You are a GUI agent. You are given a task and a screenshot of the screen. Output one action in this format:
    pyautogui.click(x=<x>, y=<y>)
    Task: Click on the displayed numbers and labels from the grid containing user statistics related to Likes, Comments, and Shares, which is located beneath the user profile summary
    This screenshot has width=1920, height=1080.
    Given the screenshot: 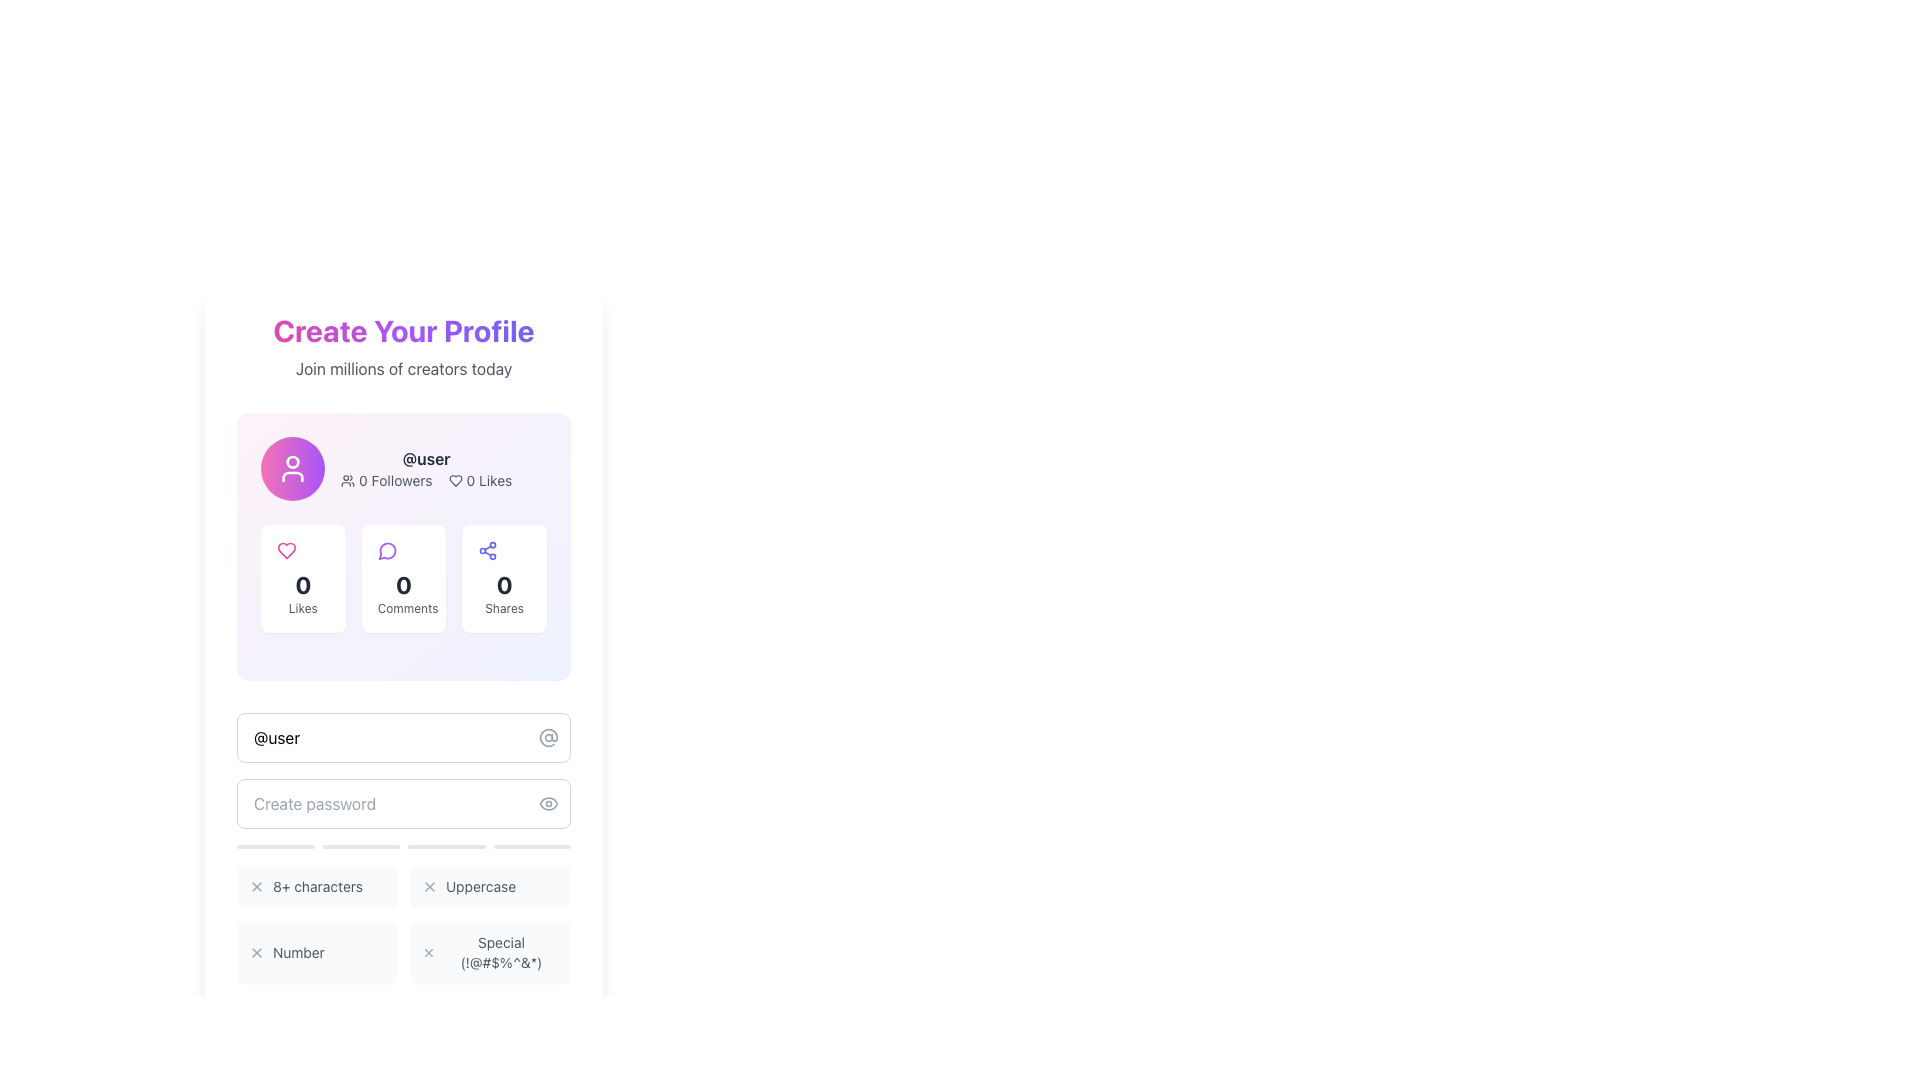 What is the action you would take?
    pyautogui.click(x=402, y=578)
    